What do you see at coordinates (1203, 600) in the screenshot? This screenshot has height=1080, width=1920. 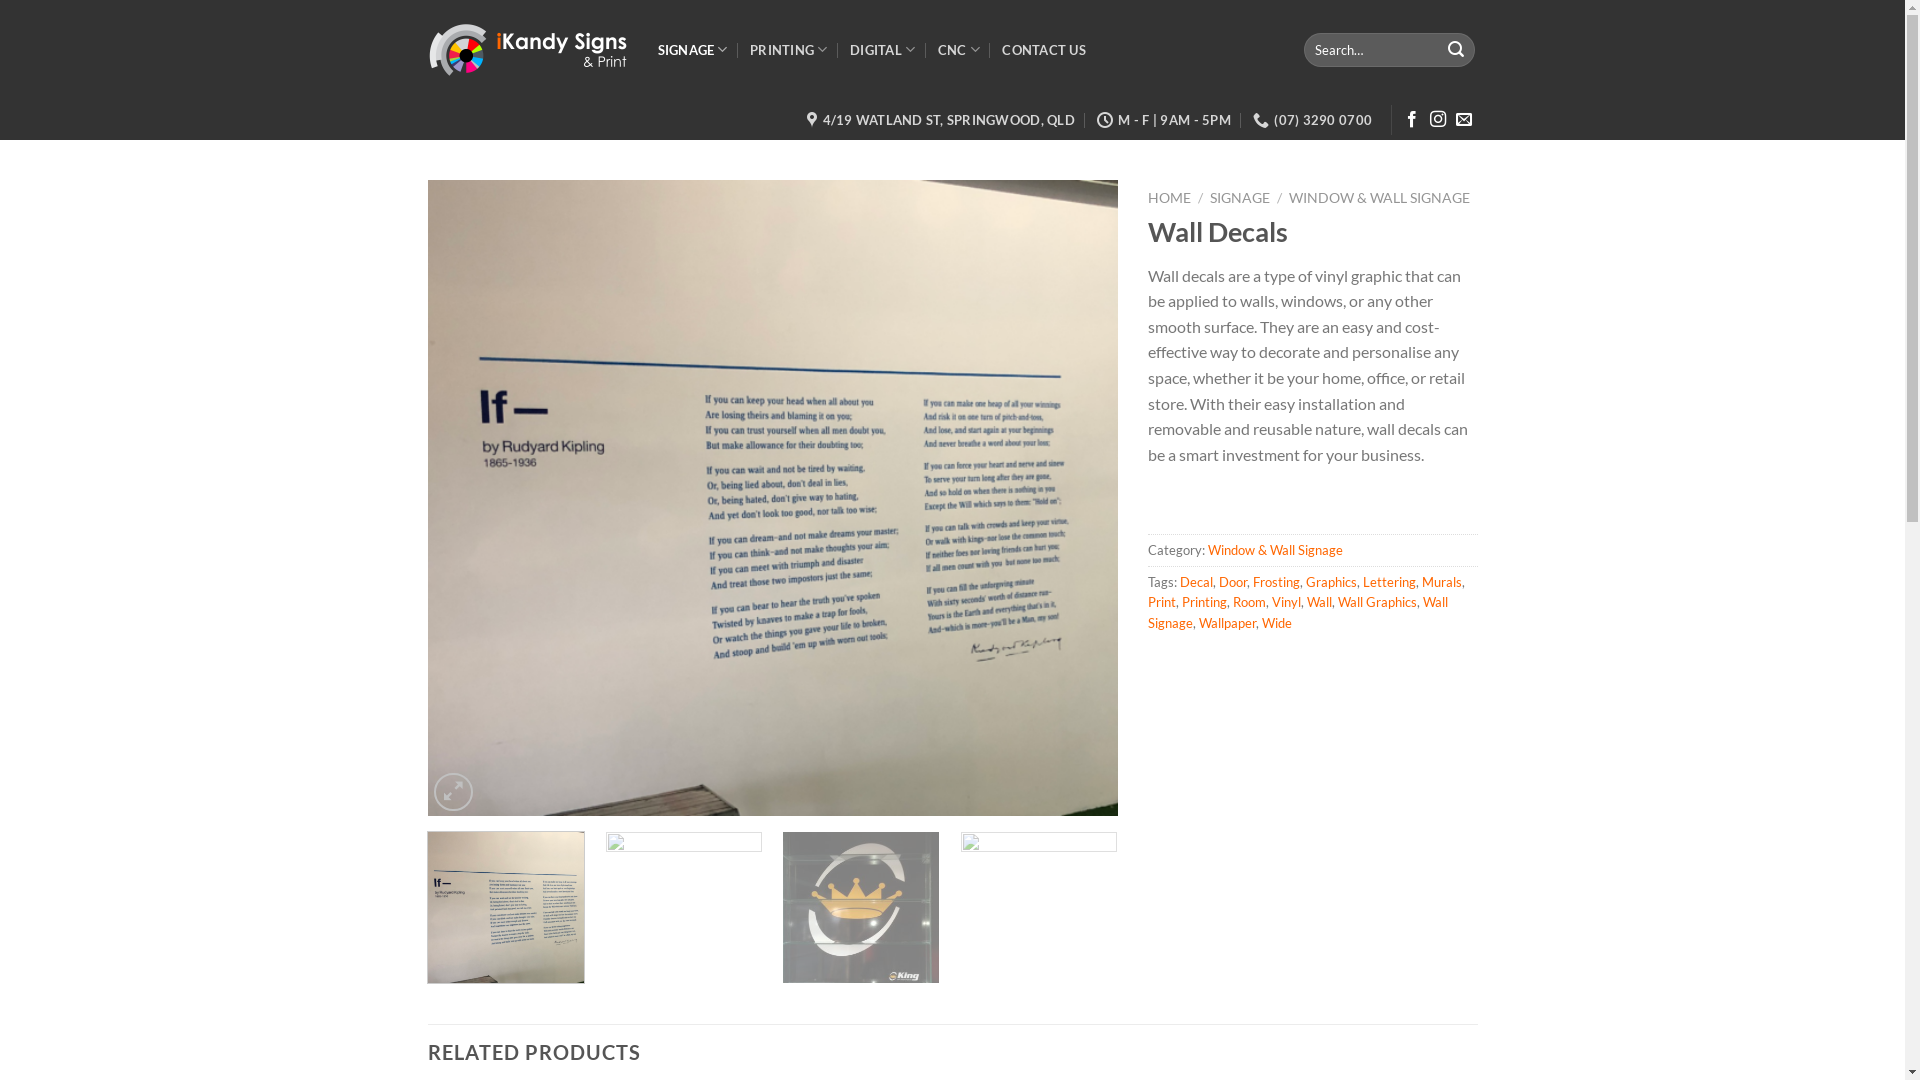 I see `'Printing'` at bounding box center [1203, 600].